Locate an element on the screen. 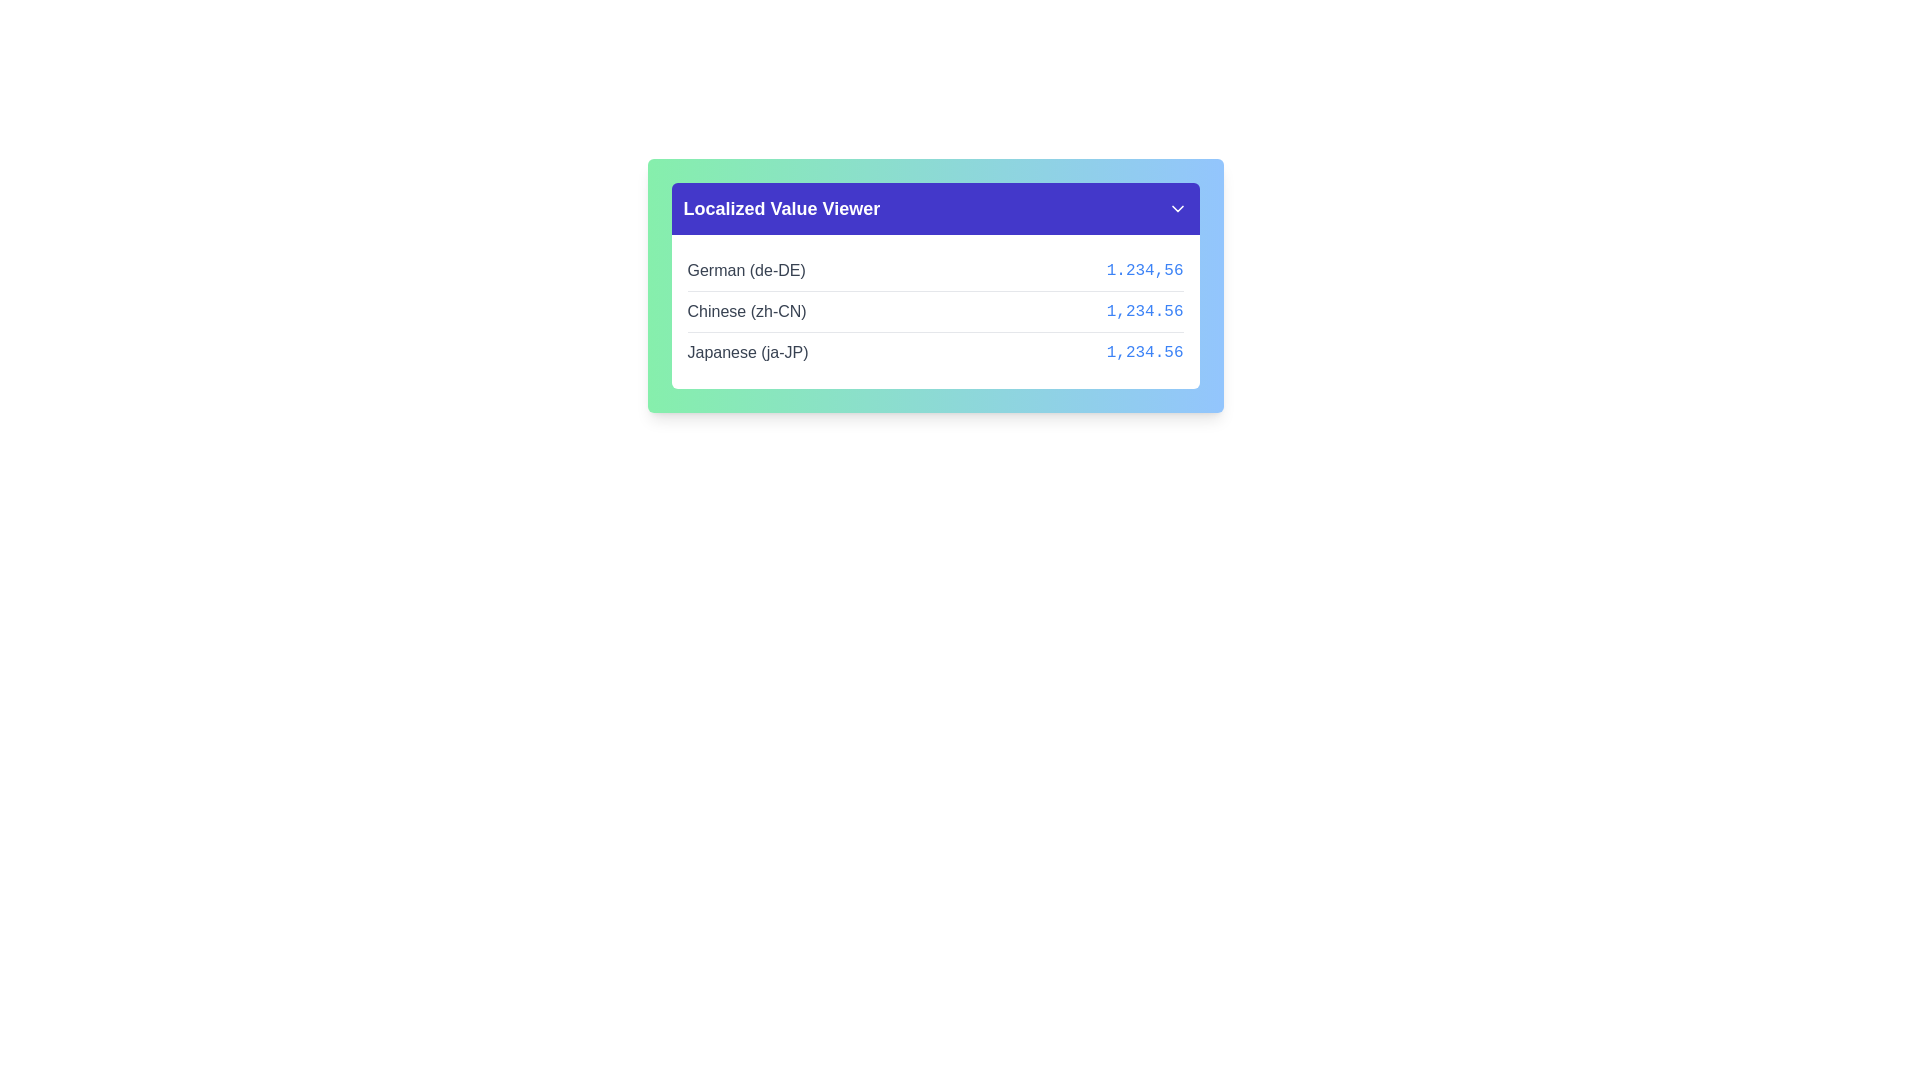 Image resolution: width=1920 pixels, height=1080 pixels. the small, downward-pointing chevron icon styled in white color on a purple background located in the top-right corner of the purple header area of the 'Localized Value Viewer' panel is located at coordinates (1177, 208).